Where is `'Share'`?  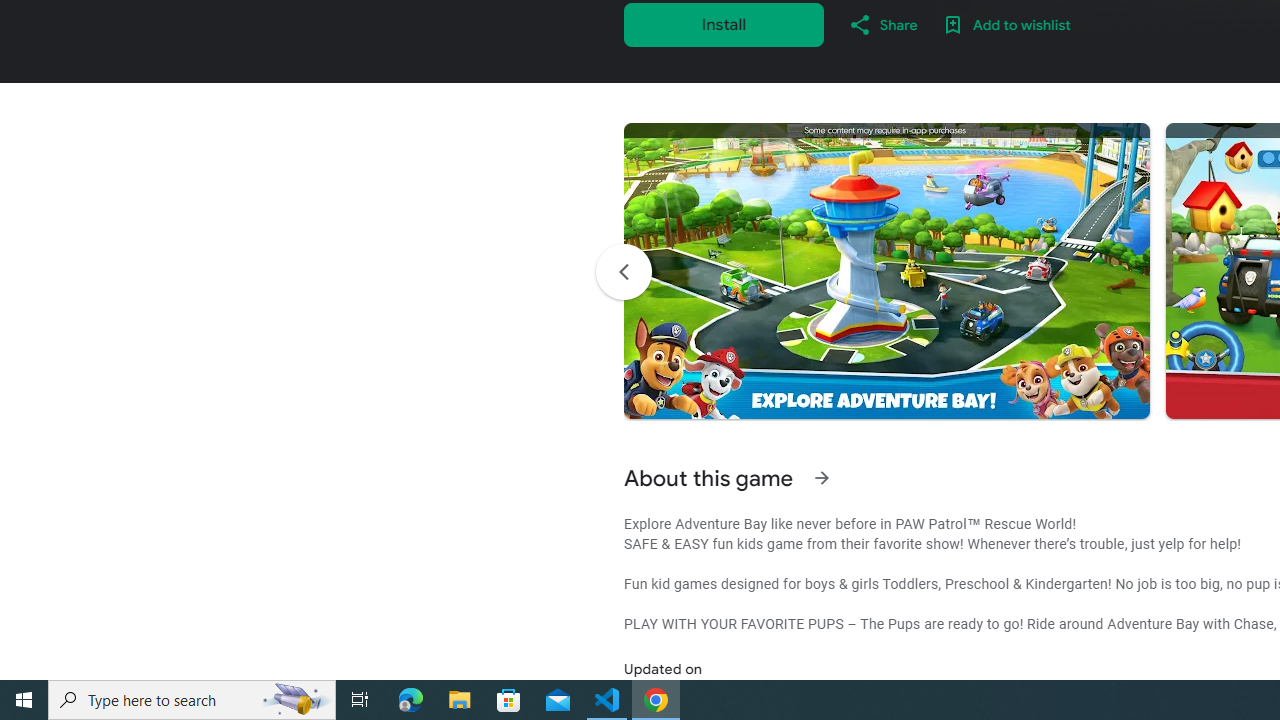
'Share' is located at coordinates (880, 24).